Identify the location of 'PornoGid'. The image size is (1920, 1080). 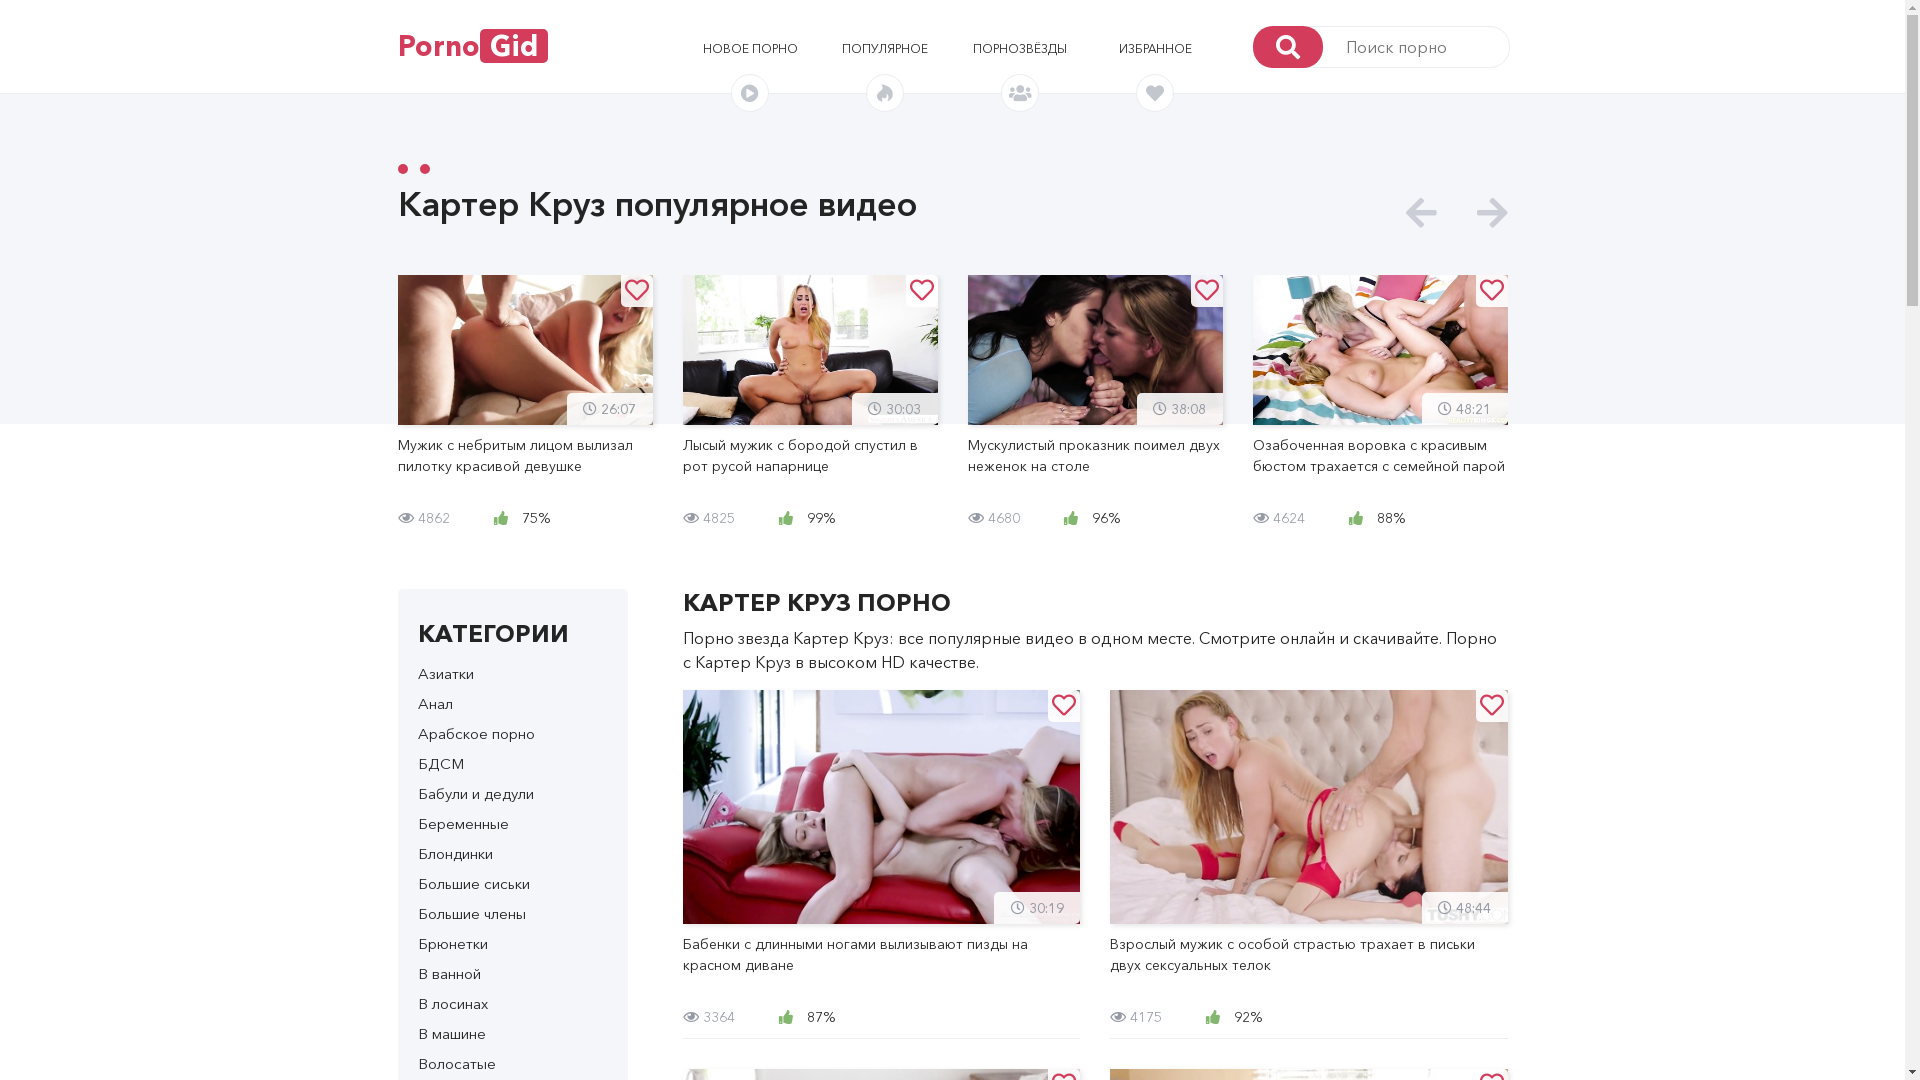
(472, 45).